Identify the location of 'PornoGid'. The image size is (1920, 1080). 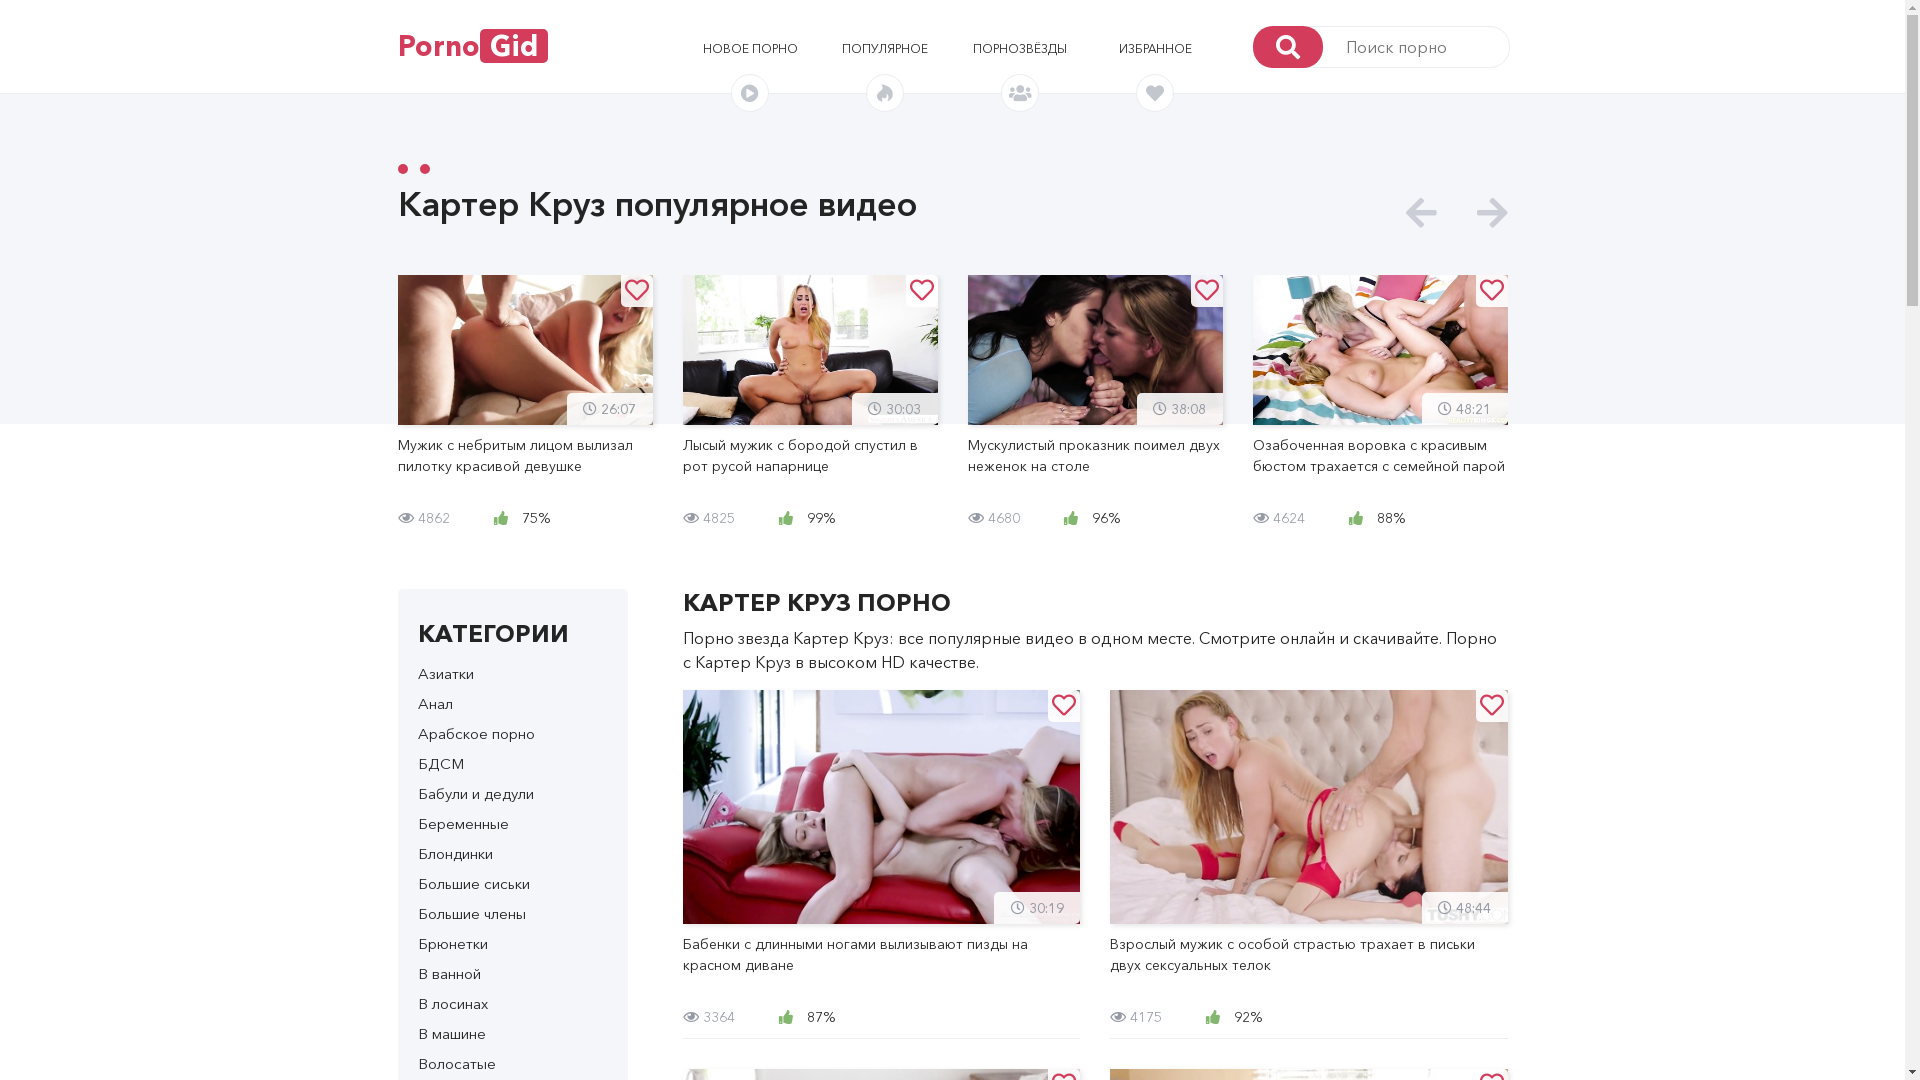
(472, 45).